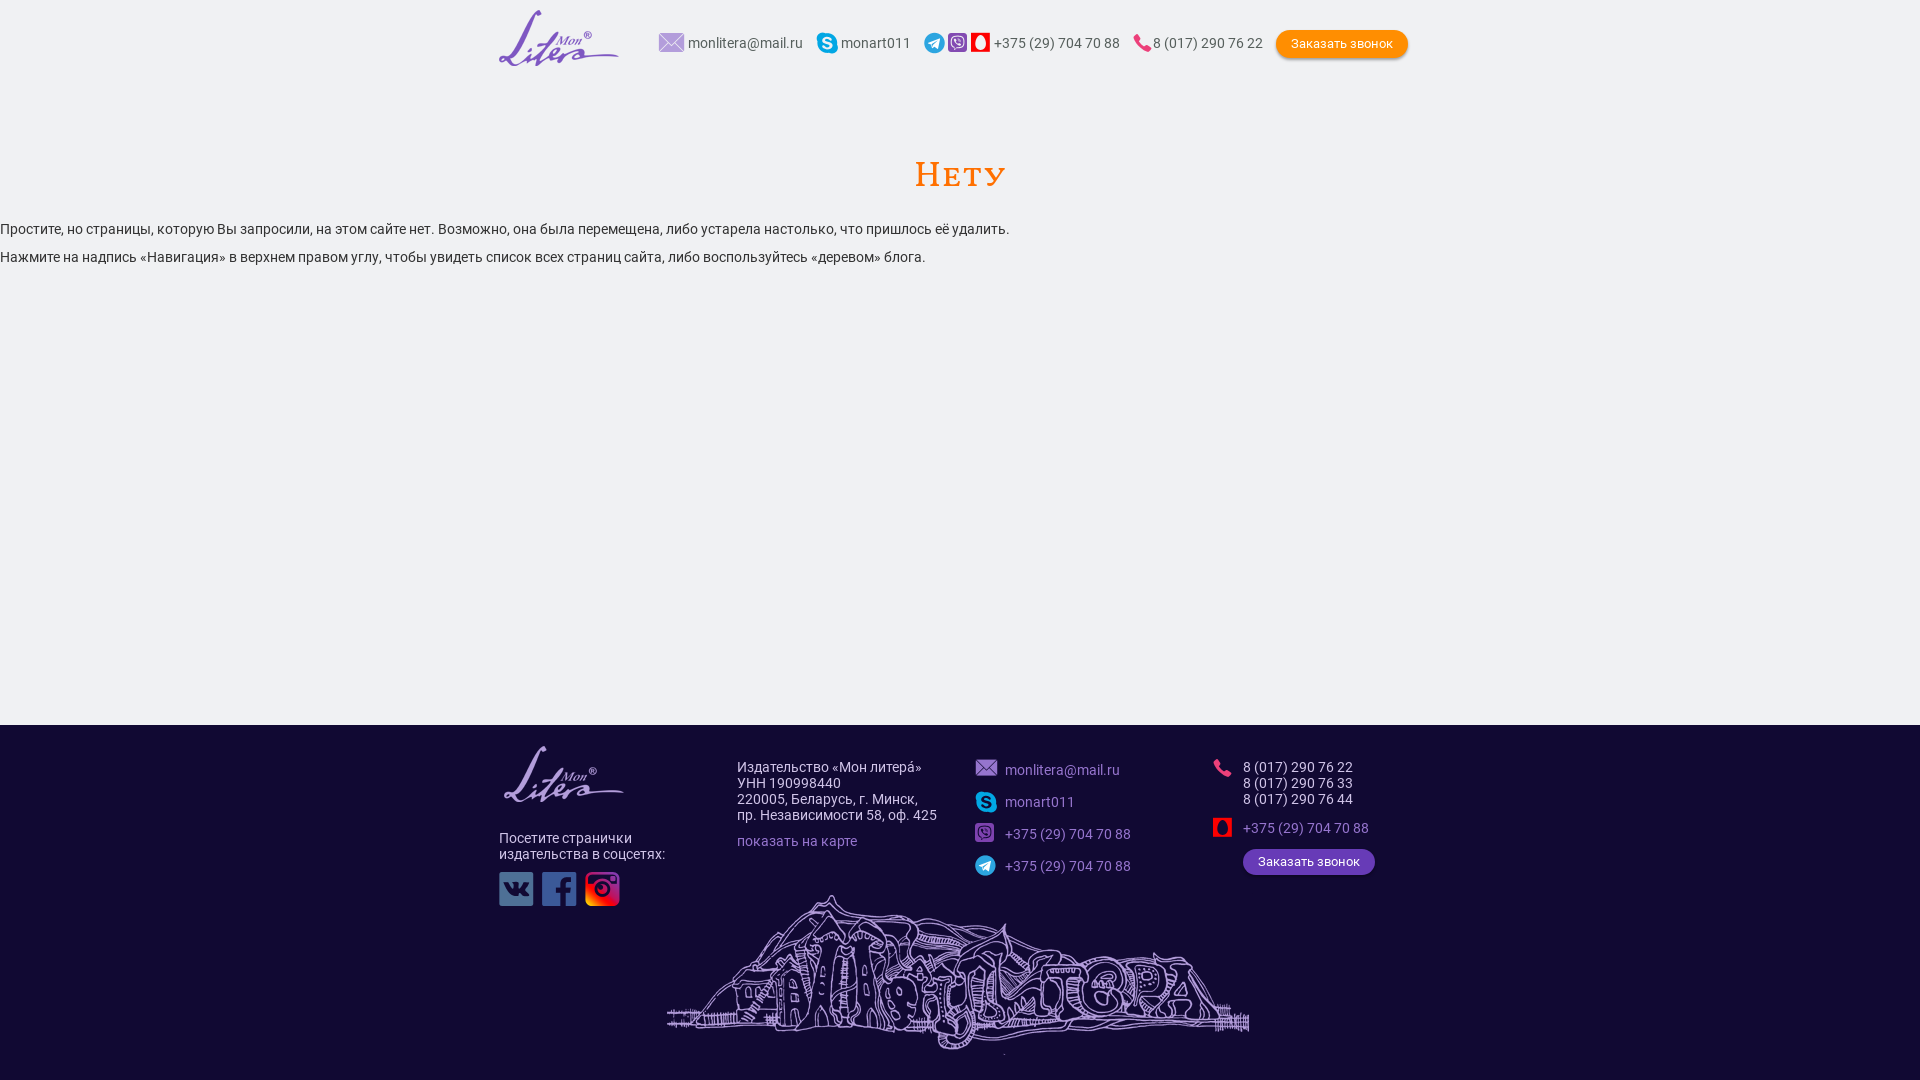  I want to click on '+375 (29) 704 70 88', so click(1212, 828).